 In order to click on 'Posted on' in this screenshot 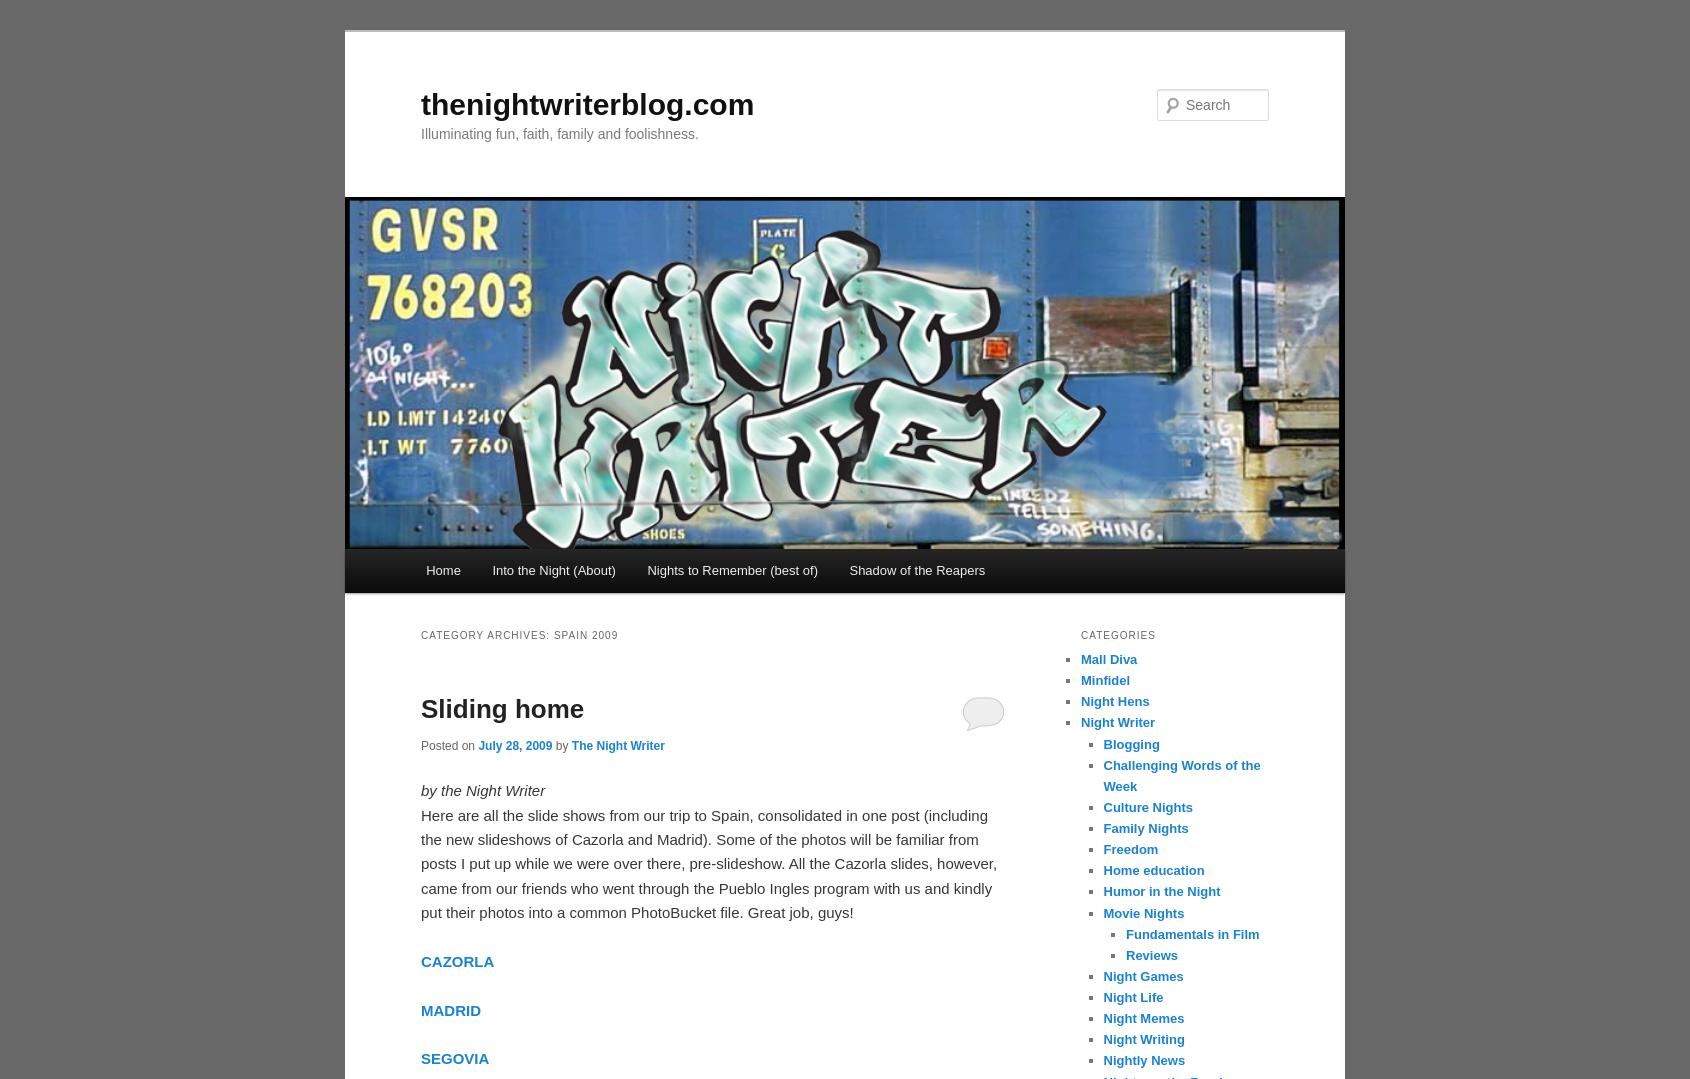, I will do `click(419, 744)`.